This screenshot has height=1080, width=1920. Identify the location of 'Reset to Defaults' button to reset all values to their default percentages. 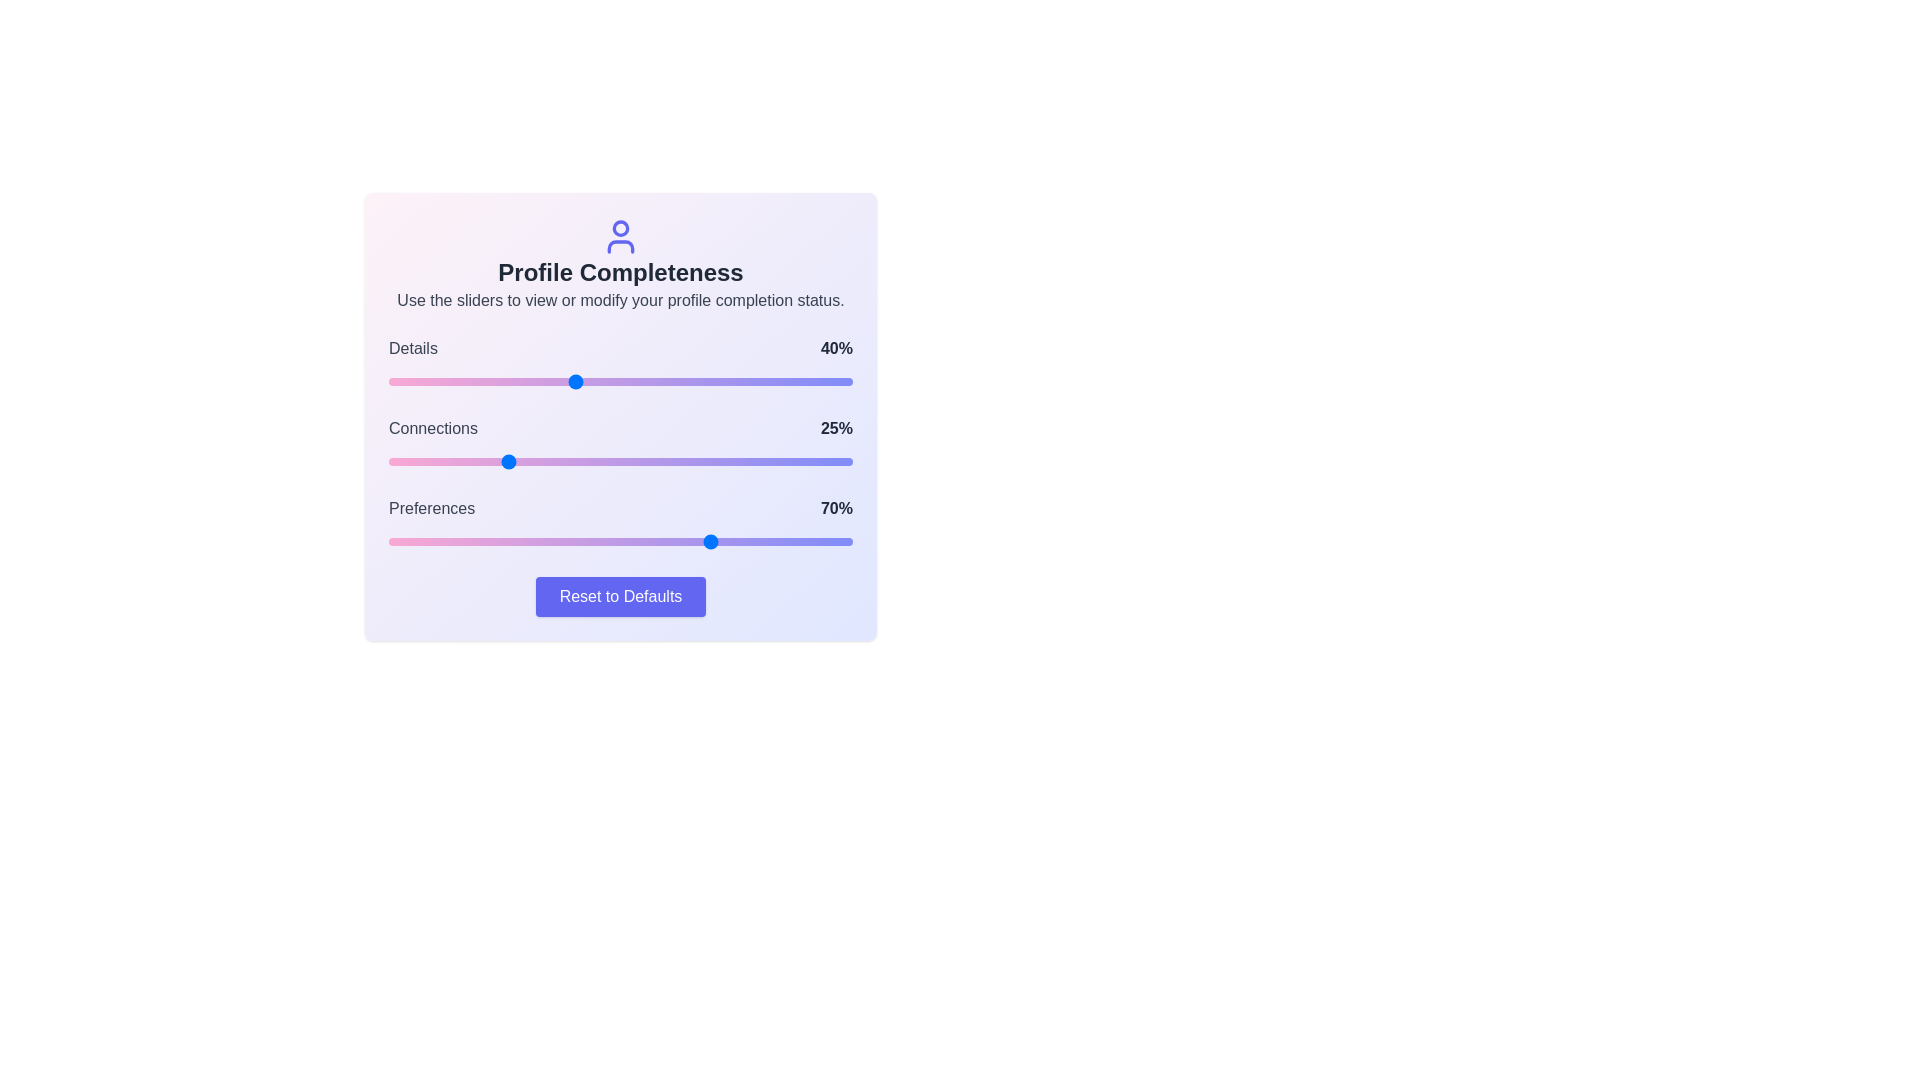
(619, 596).